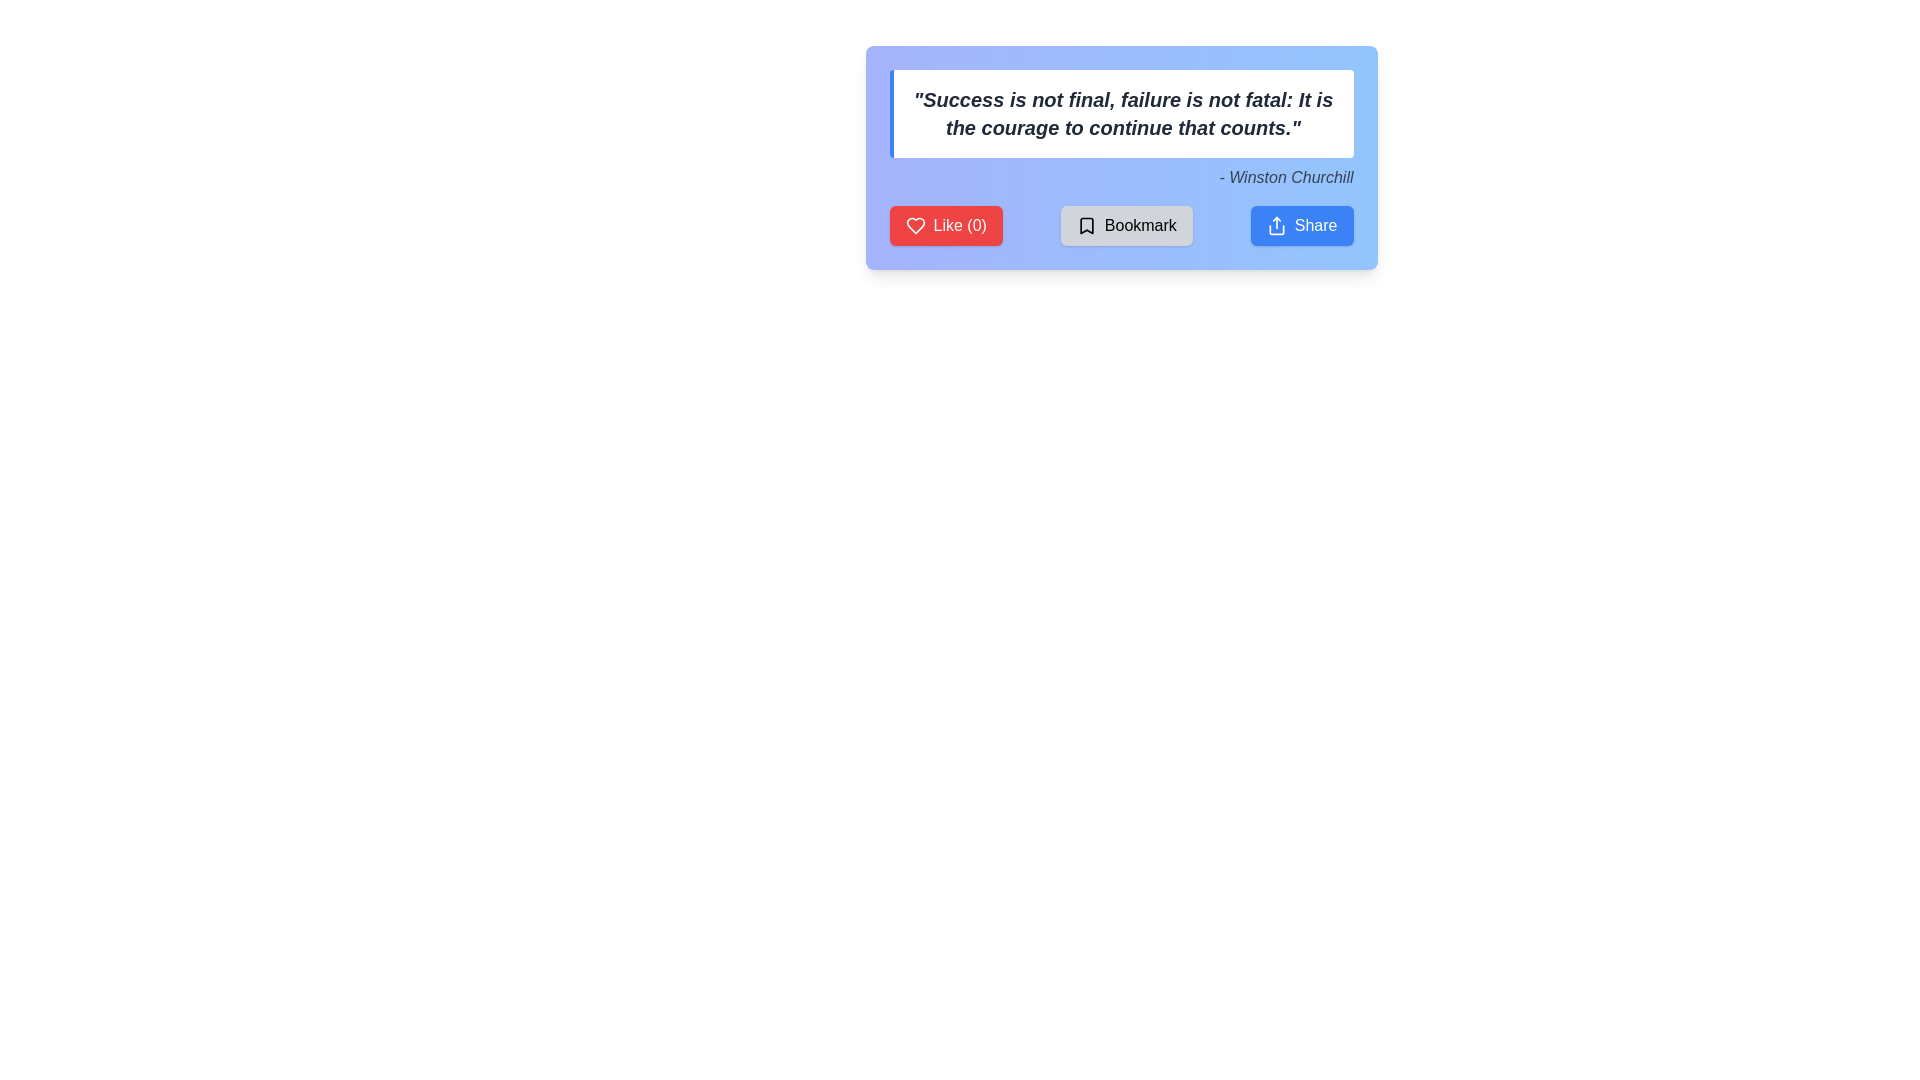  I want to click on the heart icon representing the 'Like' action located within the 'Like (0)' button at the bottom left of the quote panel, so click(914, 225).